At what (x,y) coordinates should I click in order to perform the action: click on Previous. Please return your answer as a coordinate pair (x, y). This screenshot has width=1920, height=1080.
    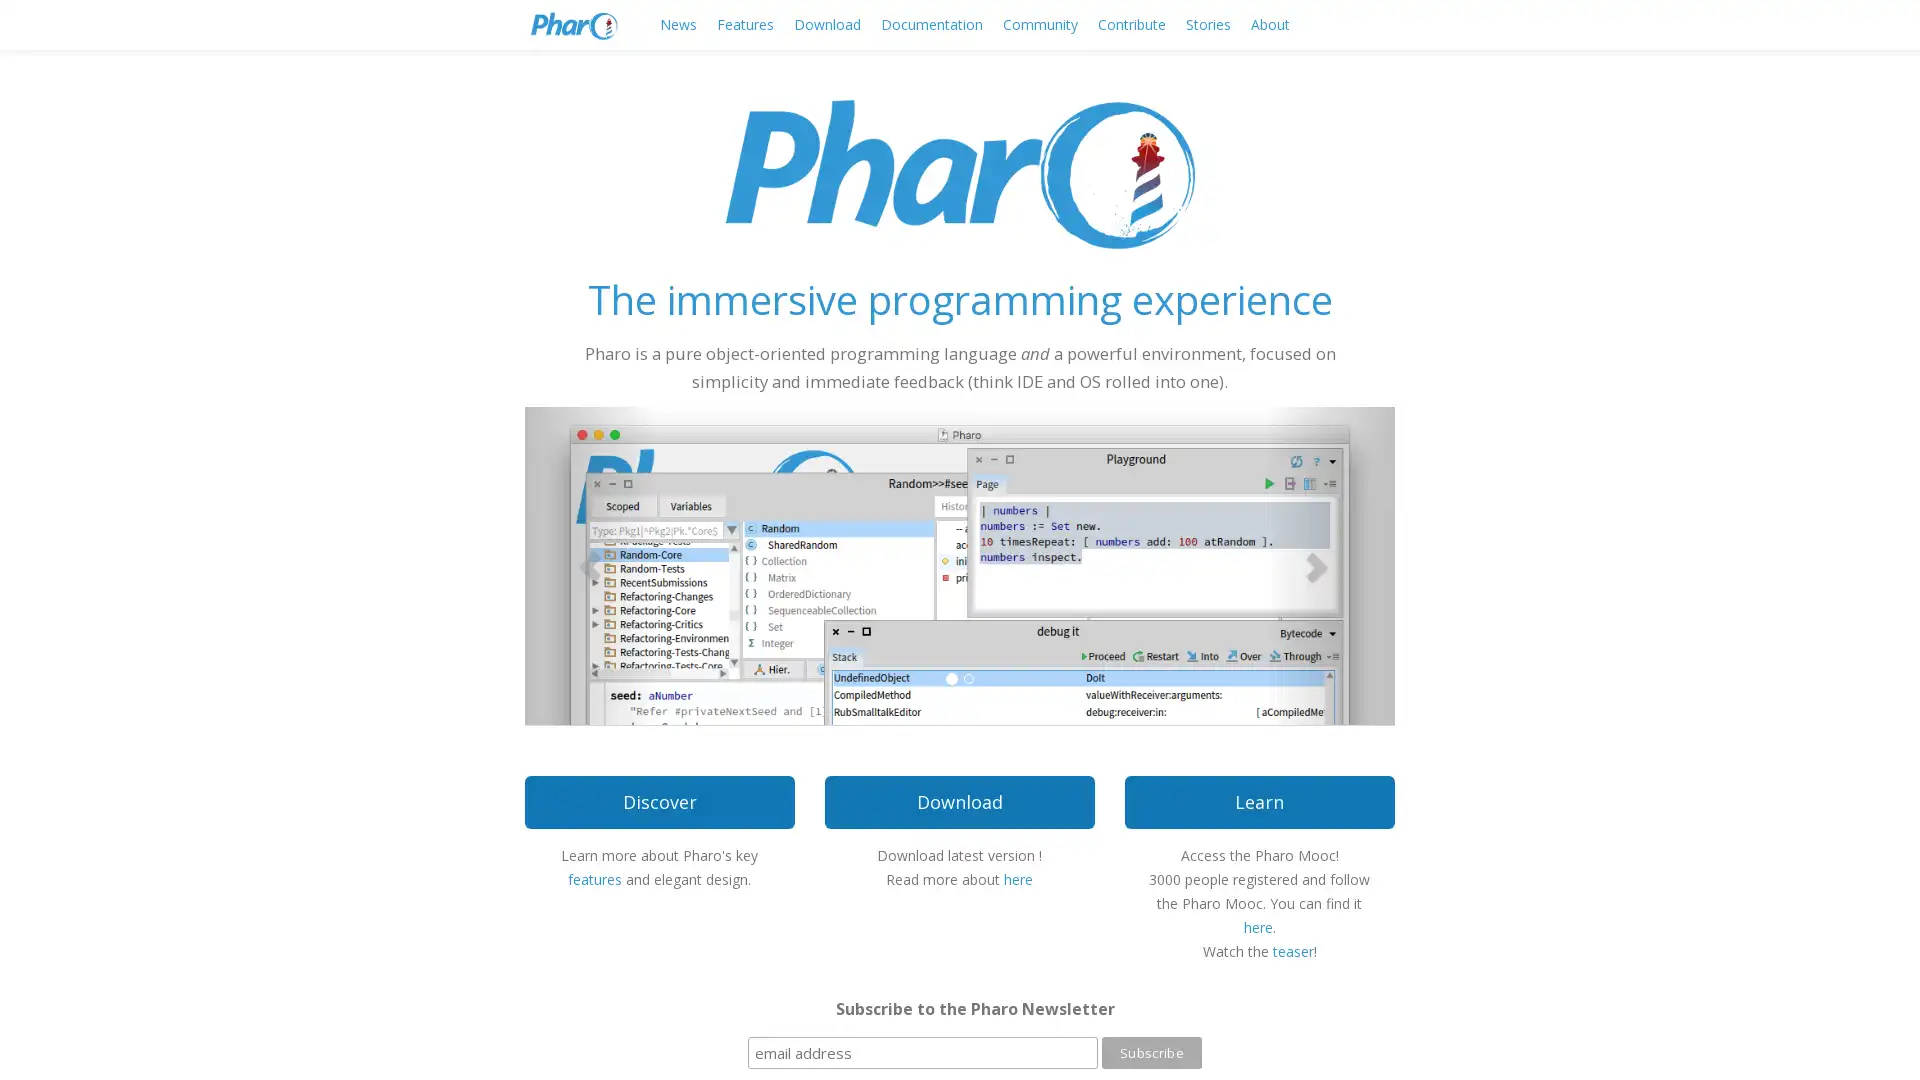
    Looking at the image, I should click on (589, 564).